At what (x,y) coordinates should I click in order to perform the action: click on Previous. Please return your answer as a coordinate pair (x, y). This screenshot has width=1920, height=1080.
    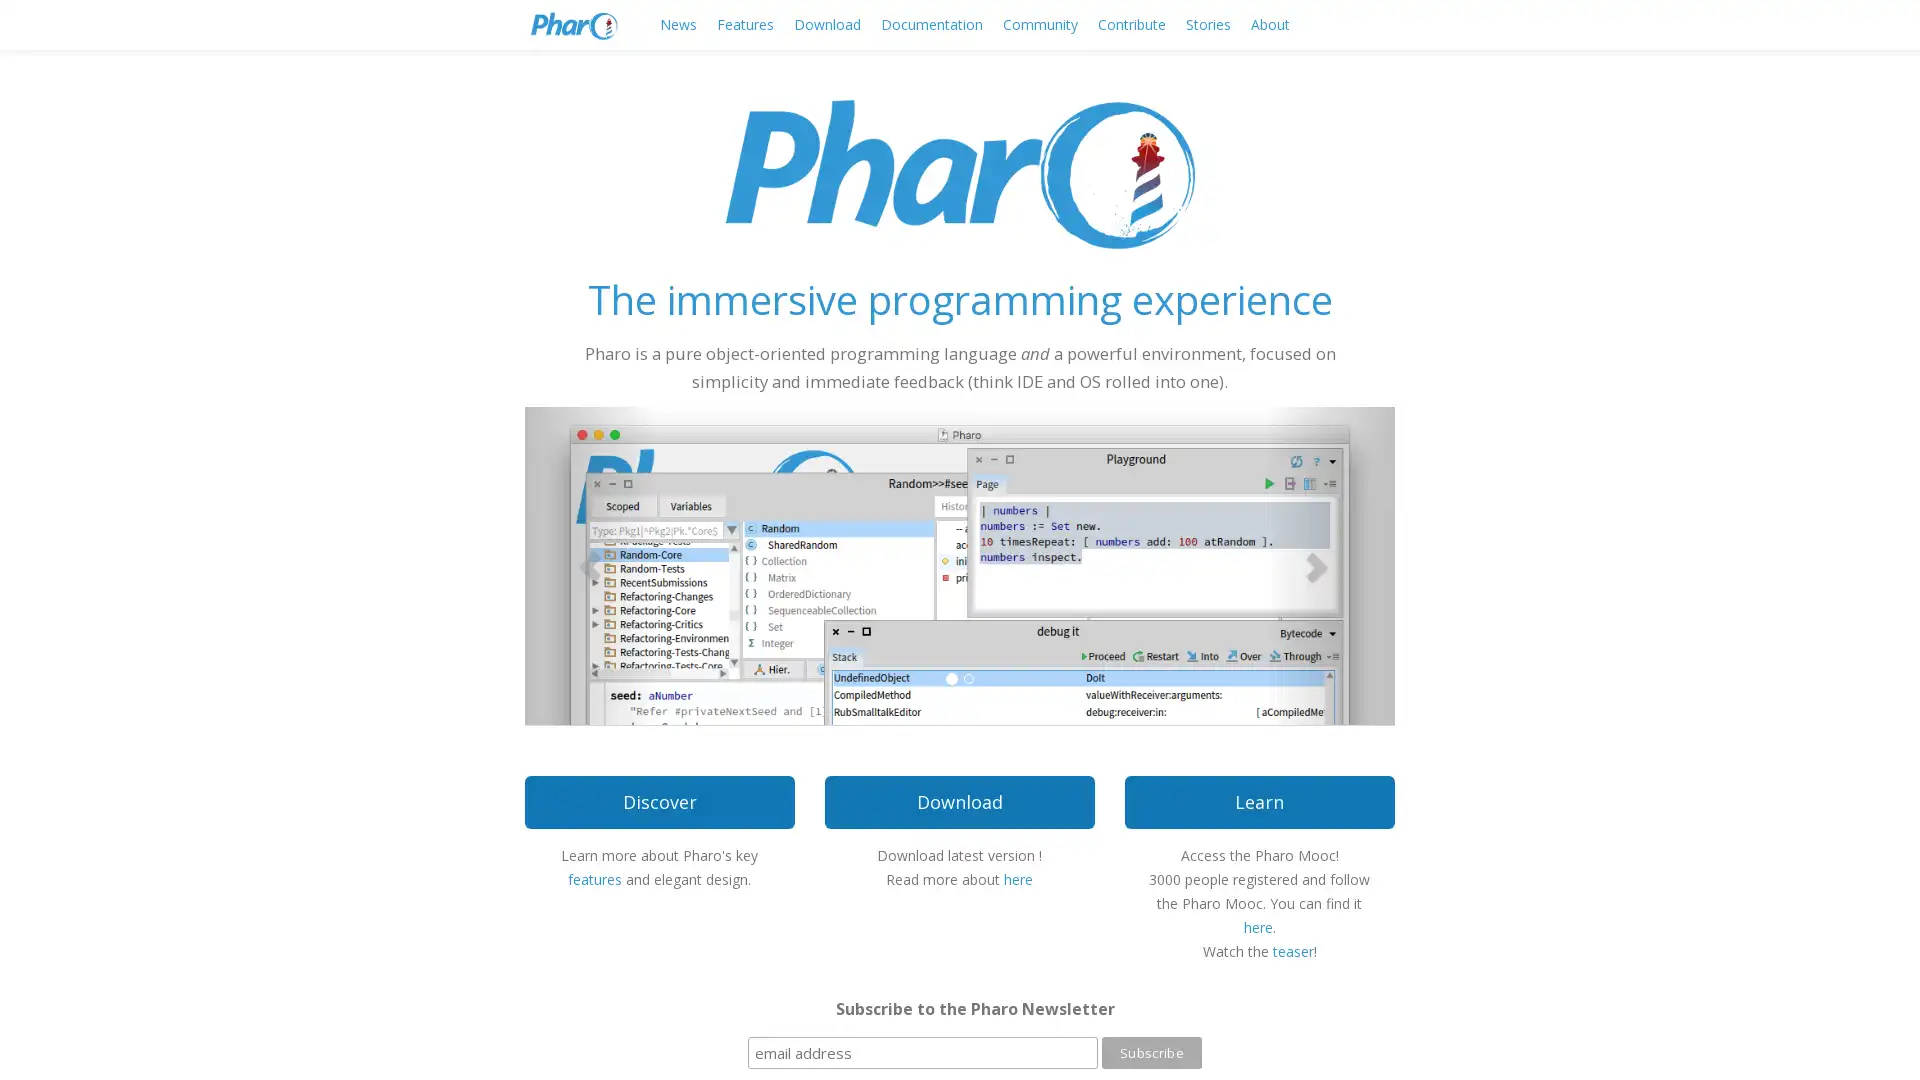
    Looking at the image, I should click on (589, 564).